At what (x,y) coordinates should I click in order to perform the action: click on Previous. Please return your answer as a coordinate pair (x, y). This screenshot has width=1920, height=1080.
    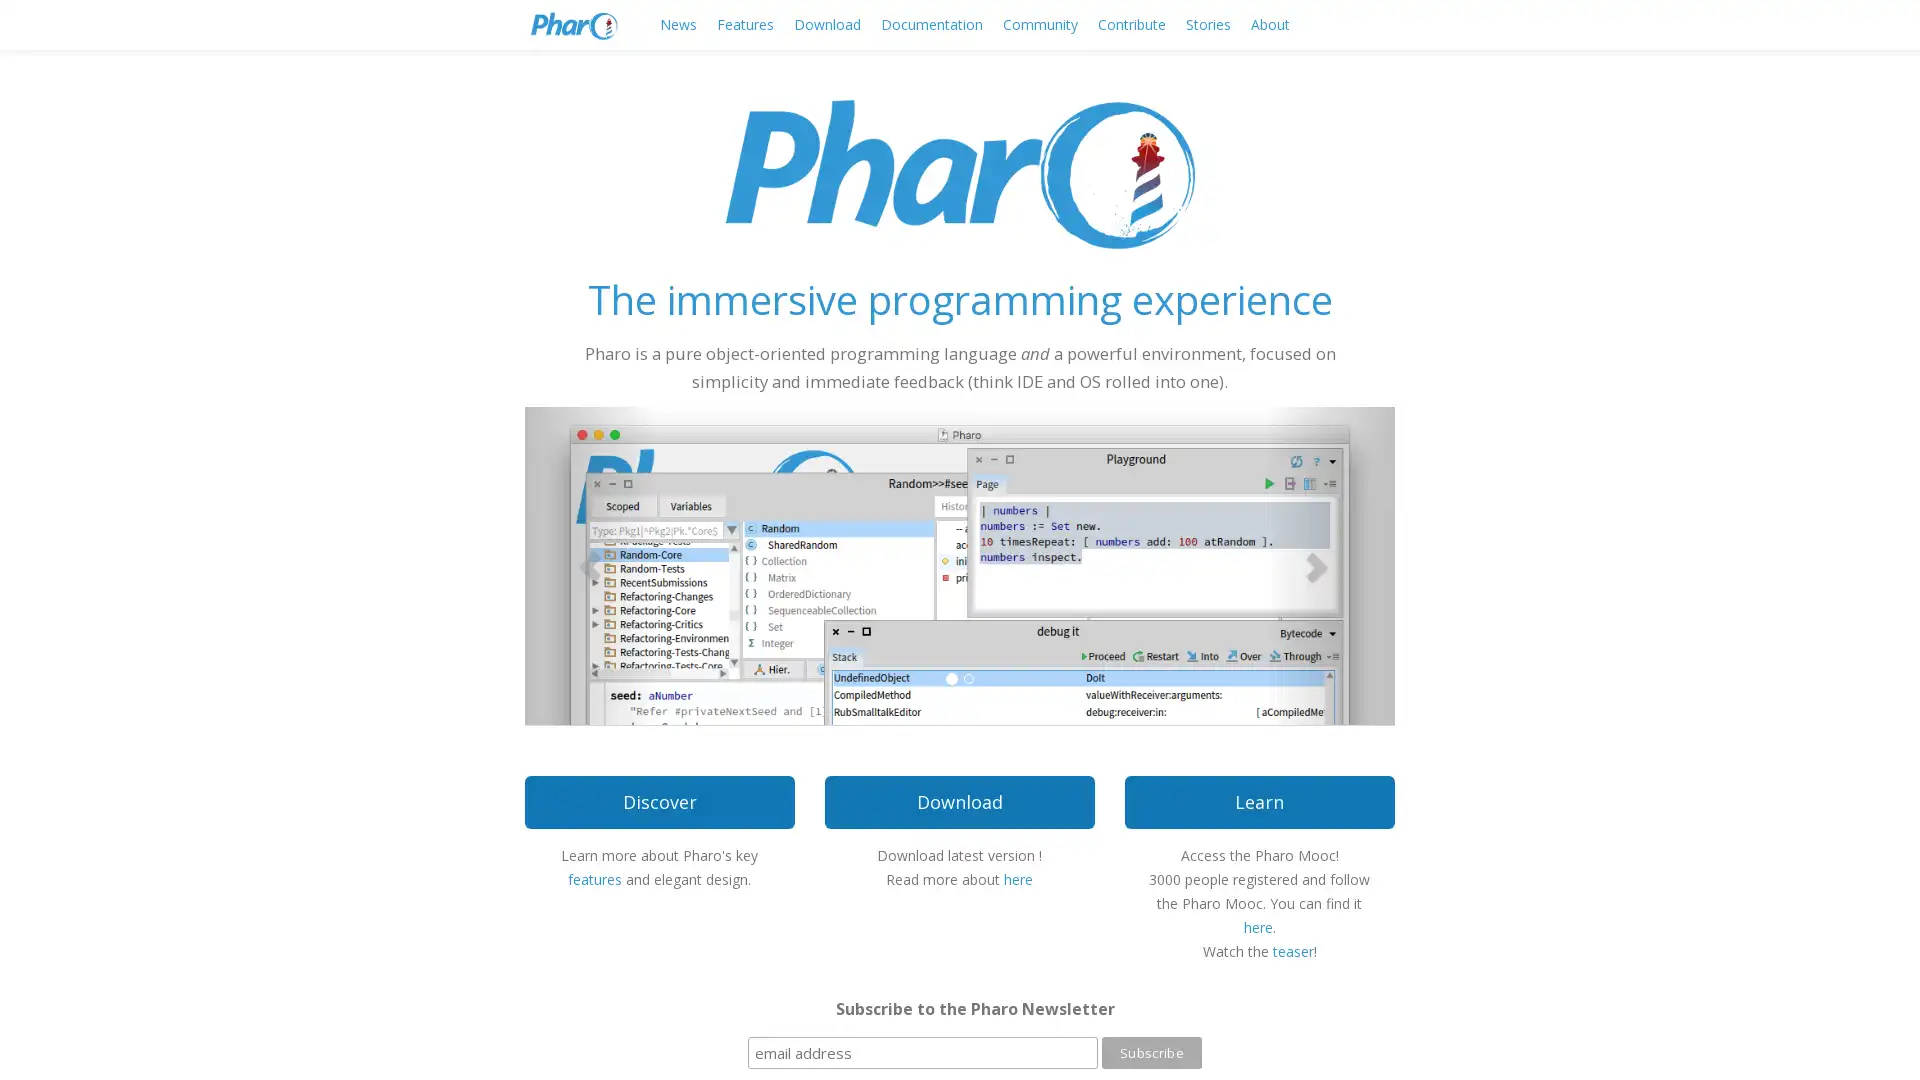
    Looking at the image, I should click on (589, 564).